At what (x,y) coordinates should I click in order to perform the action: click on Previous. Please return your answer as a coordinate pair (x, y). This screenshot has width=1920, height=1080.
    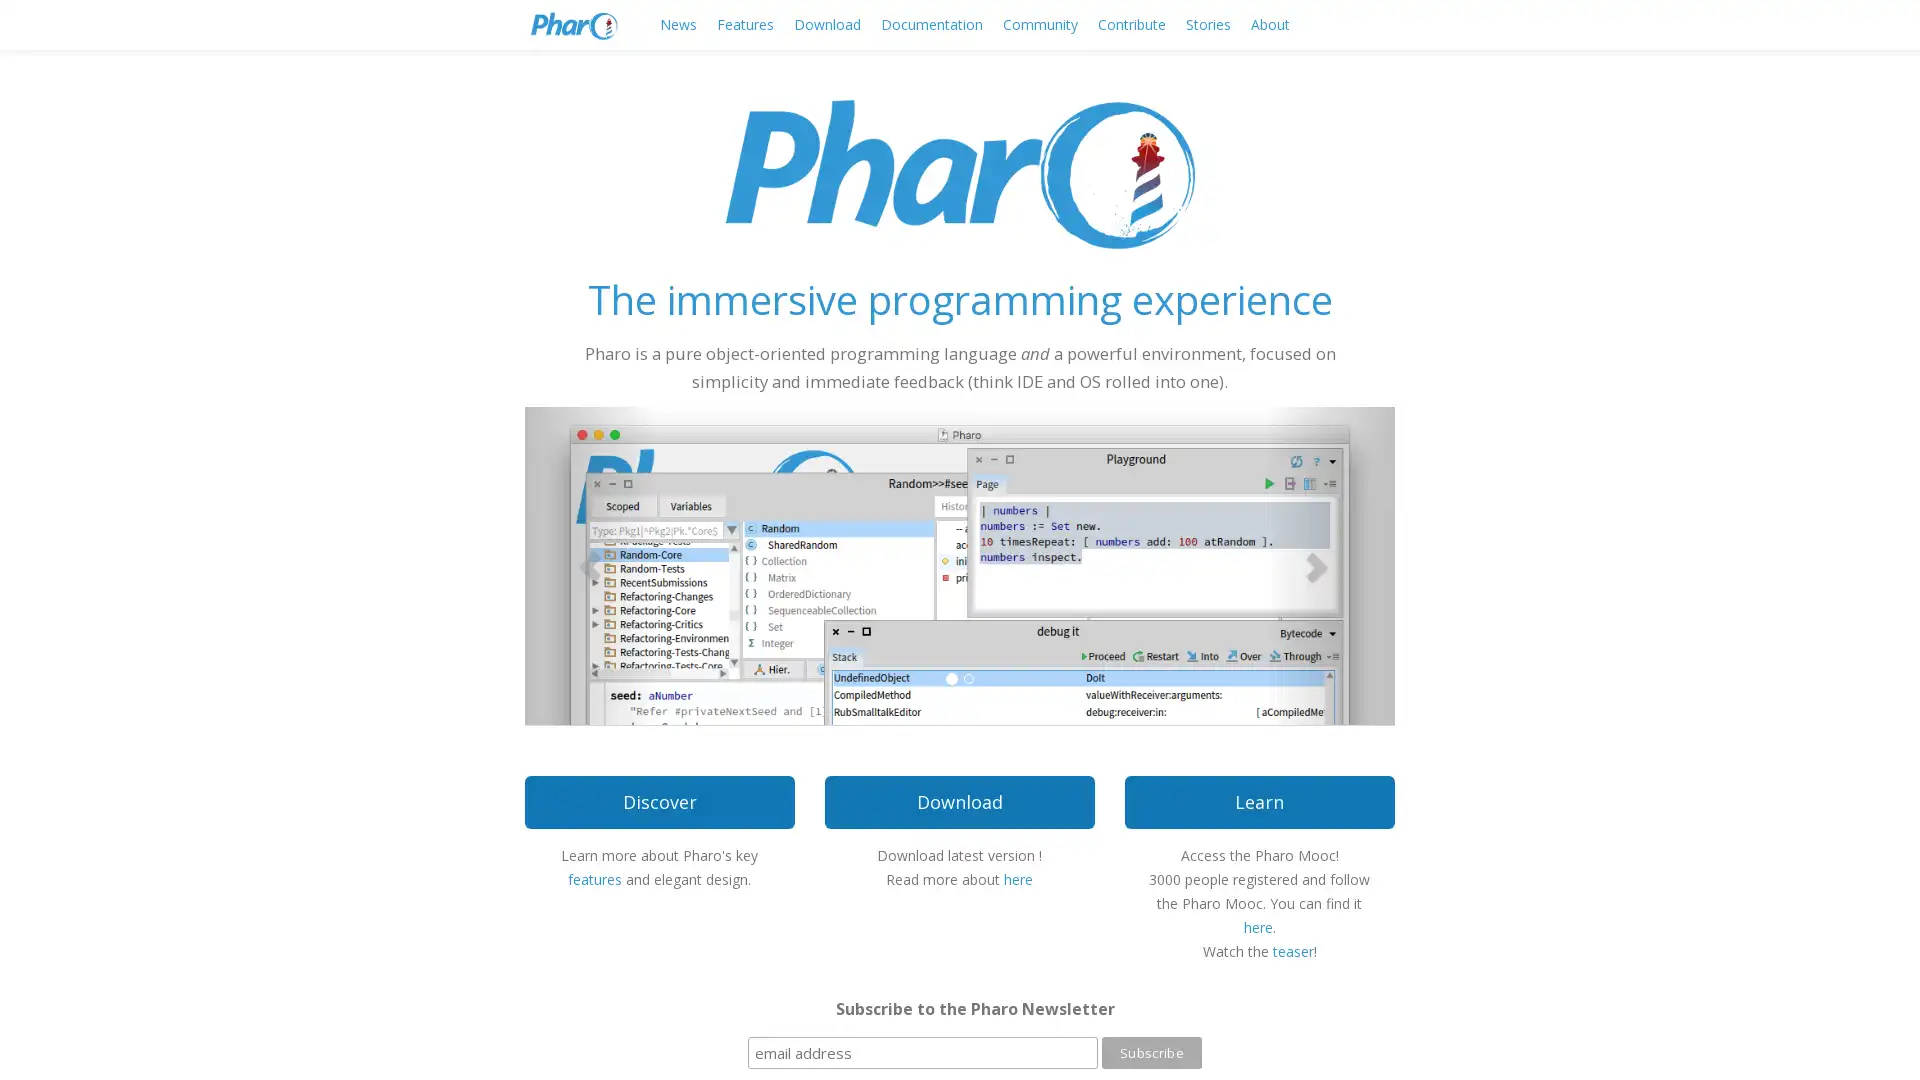
    Looking at the image, I should click on (589, 564).